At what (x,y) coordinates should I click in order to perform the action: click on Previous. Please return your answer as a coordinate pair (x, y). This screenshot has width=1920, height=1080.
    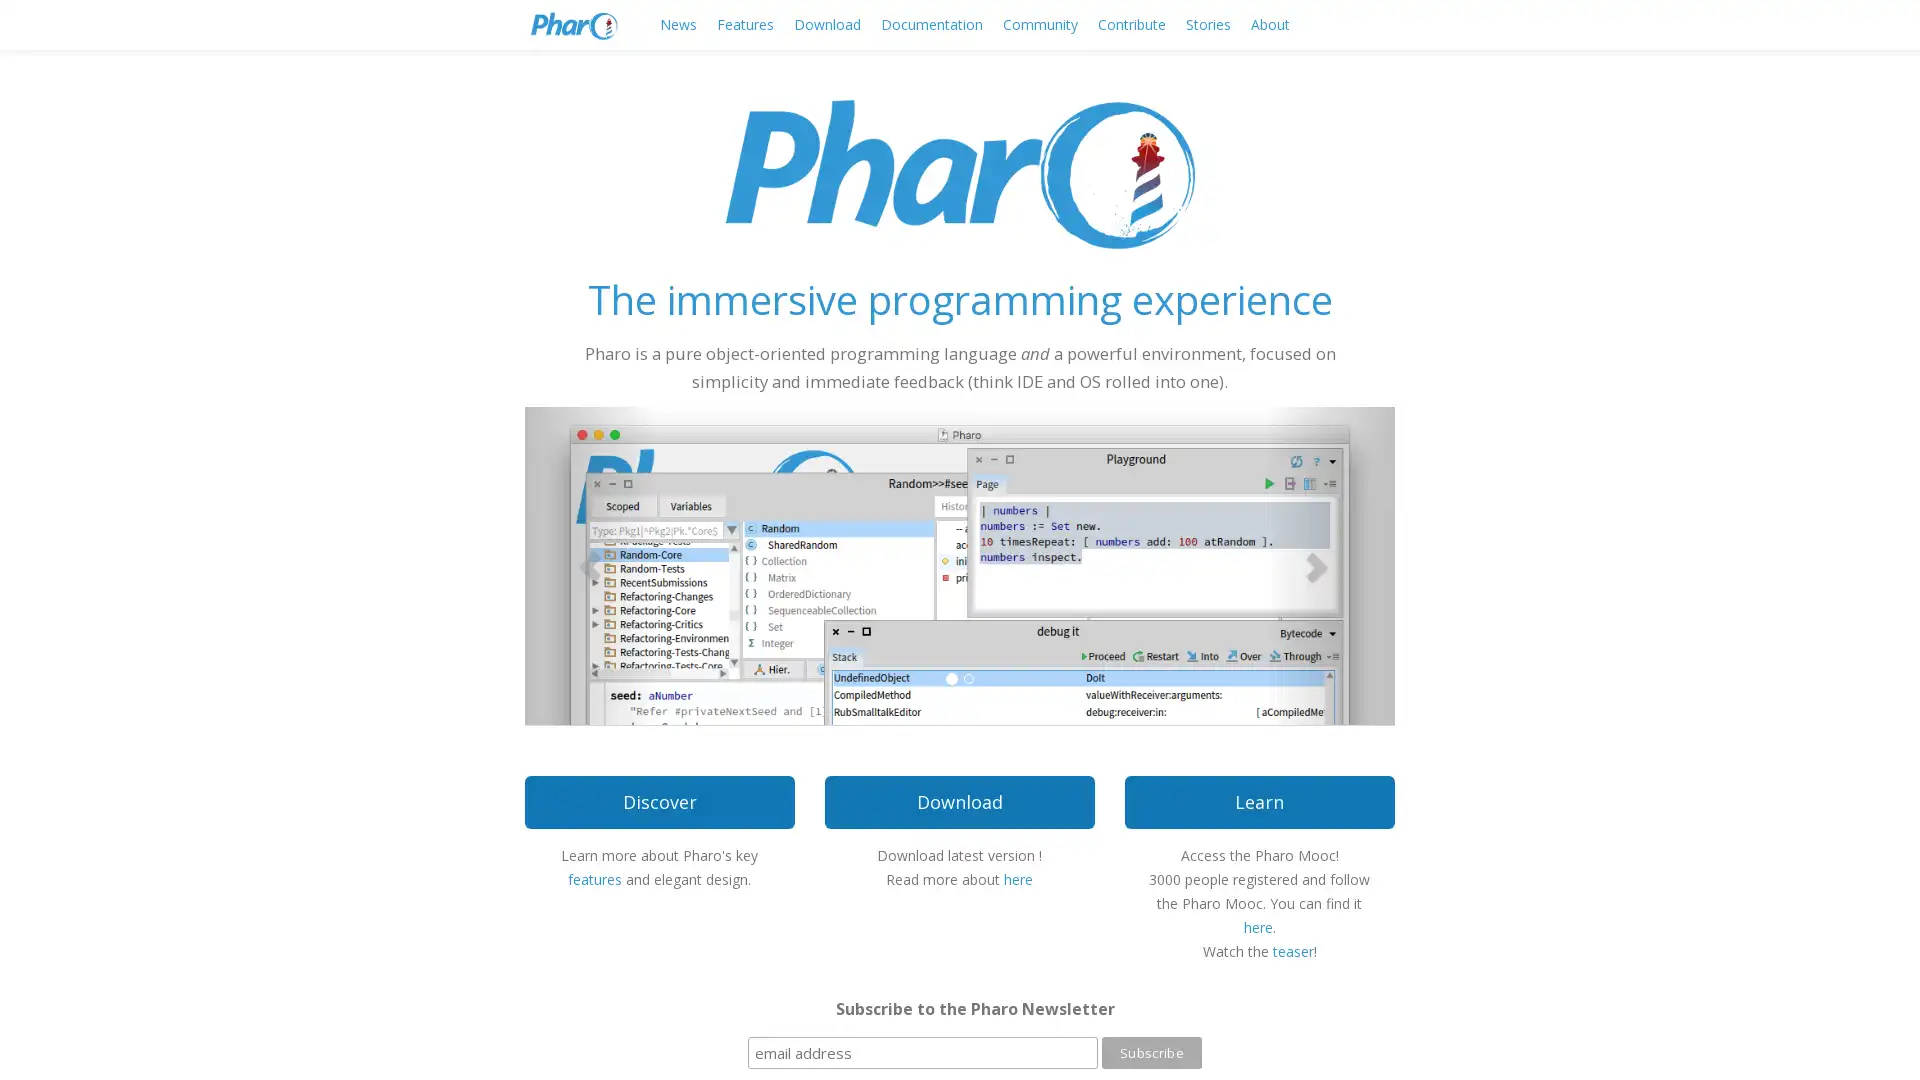
    Looking at the image, I should click on (589, 564).